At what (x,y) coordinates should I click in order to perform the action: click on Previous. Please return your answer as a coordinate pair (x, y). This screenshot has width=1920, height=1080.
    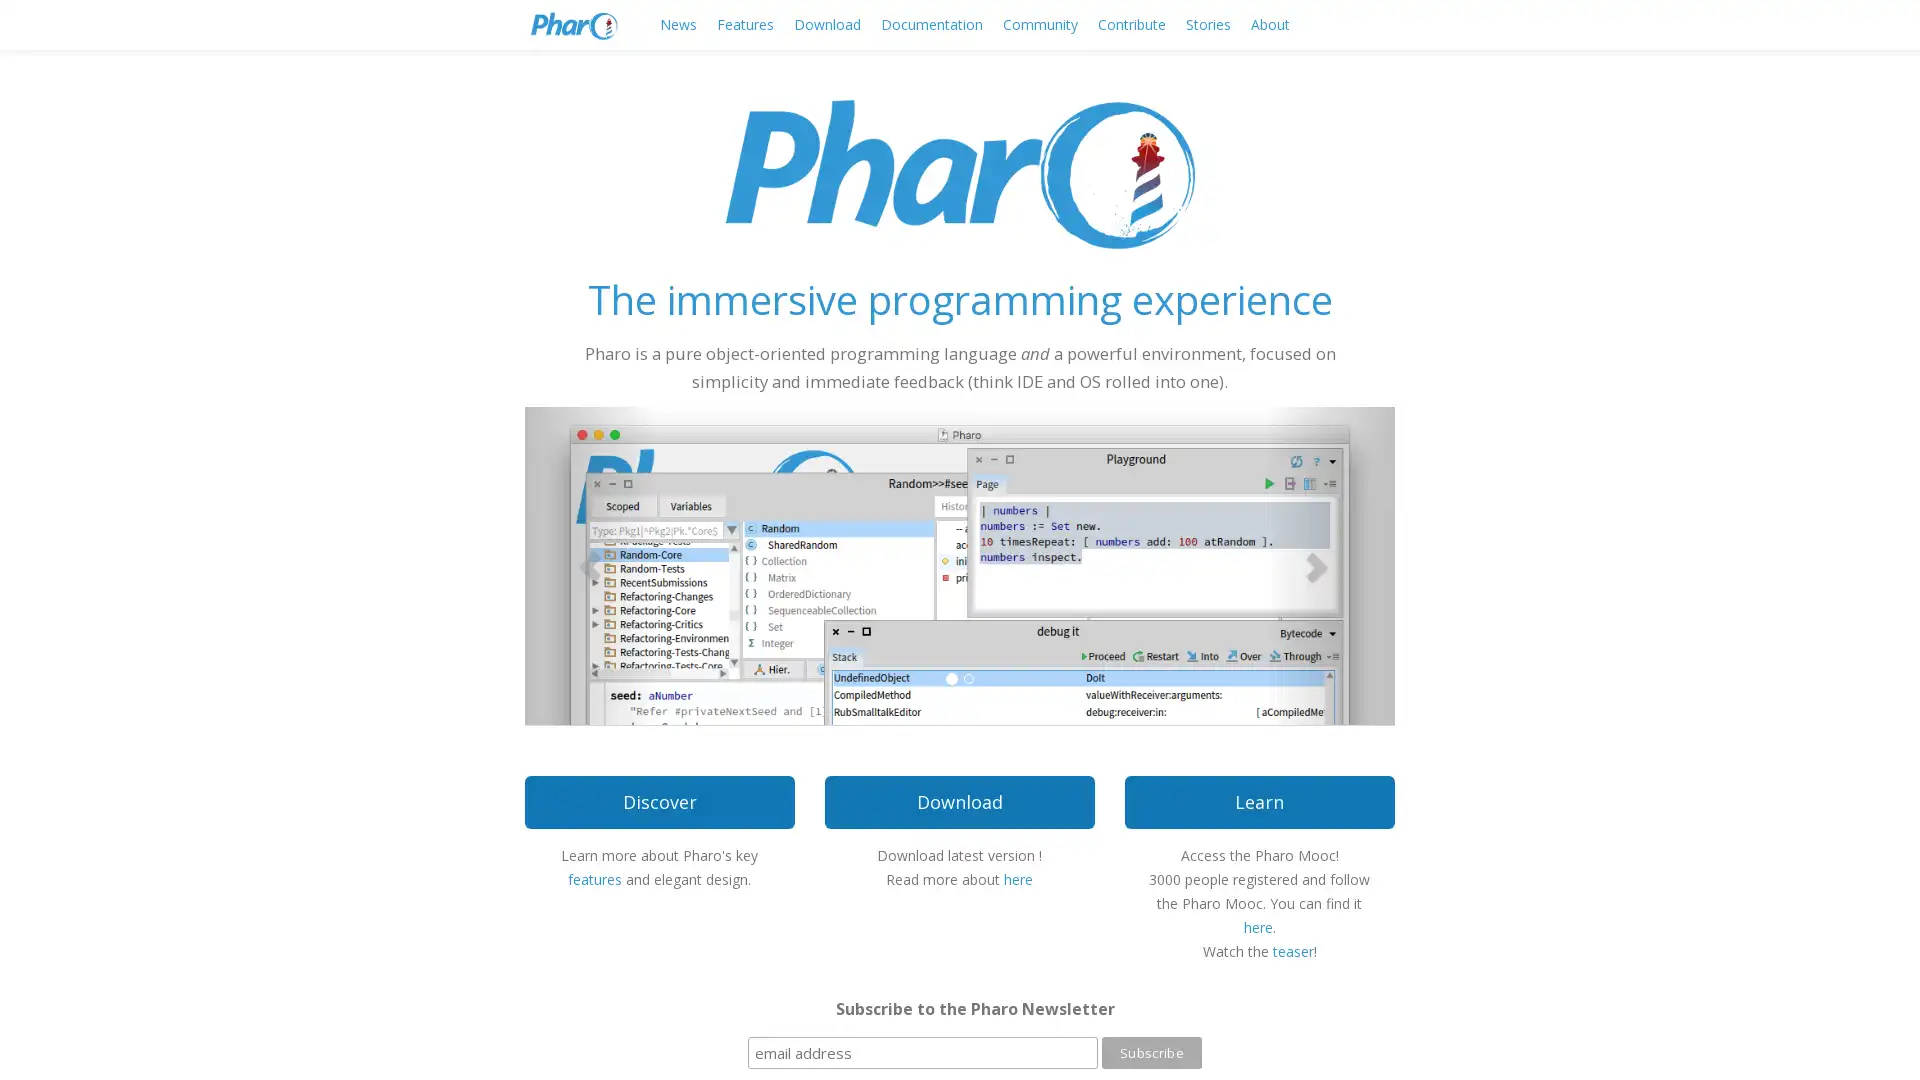
    Looking at the image, I should click on (589, 564).